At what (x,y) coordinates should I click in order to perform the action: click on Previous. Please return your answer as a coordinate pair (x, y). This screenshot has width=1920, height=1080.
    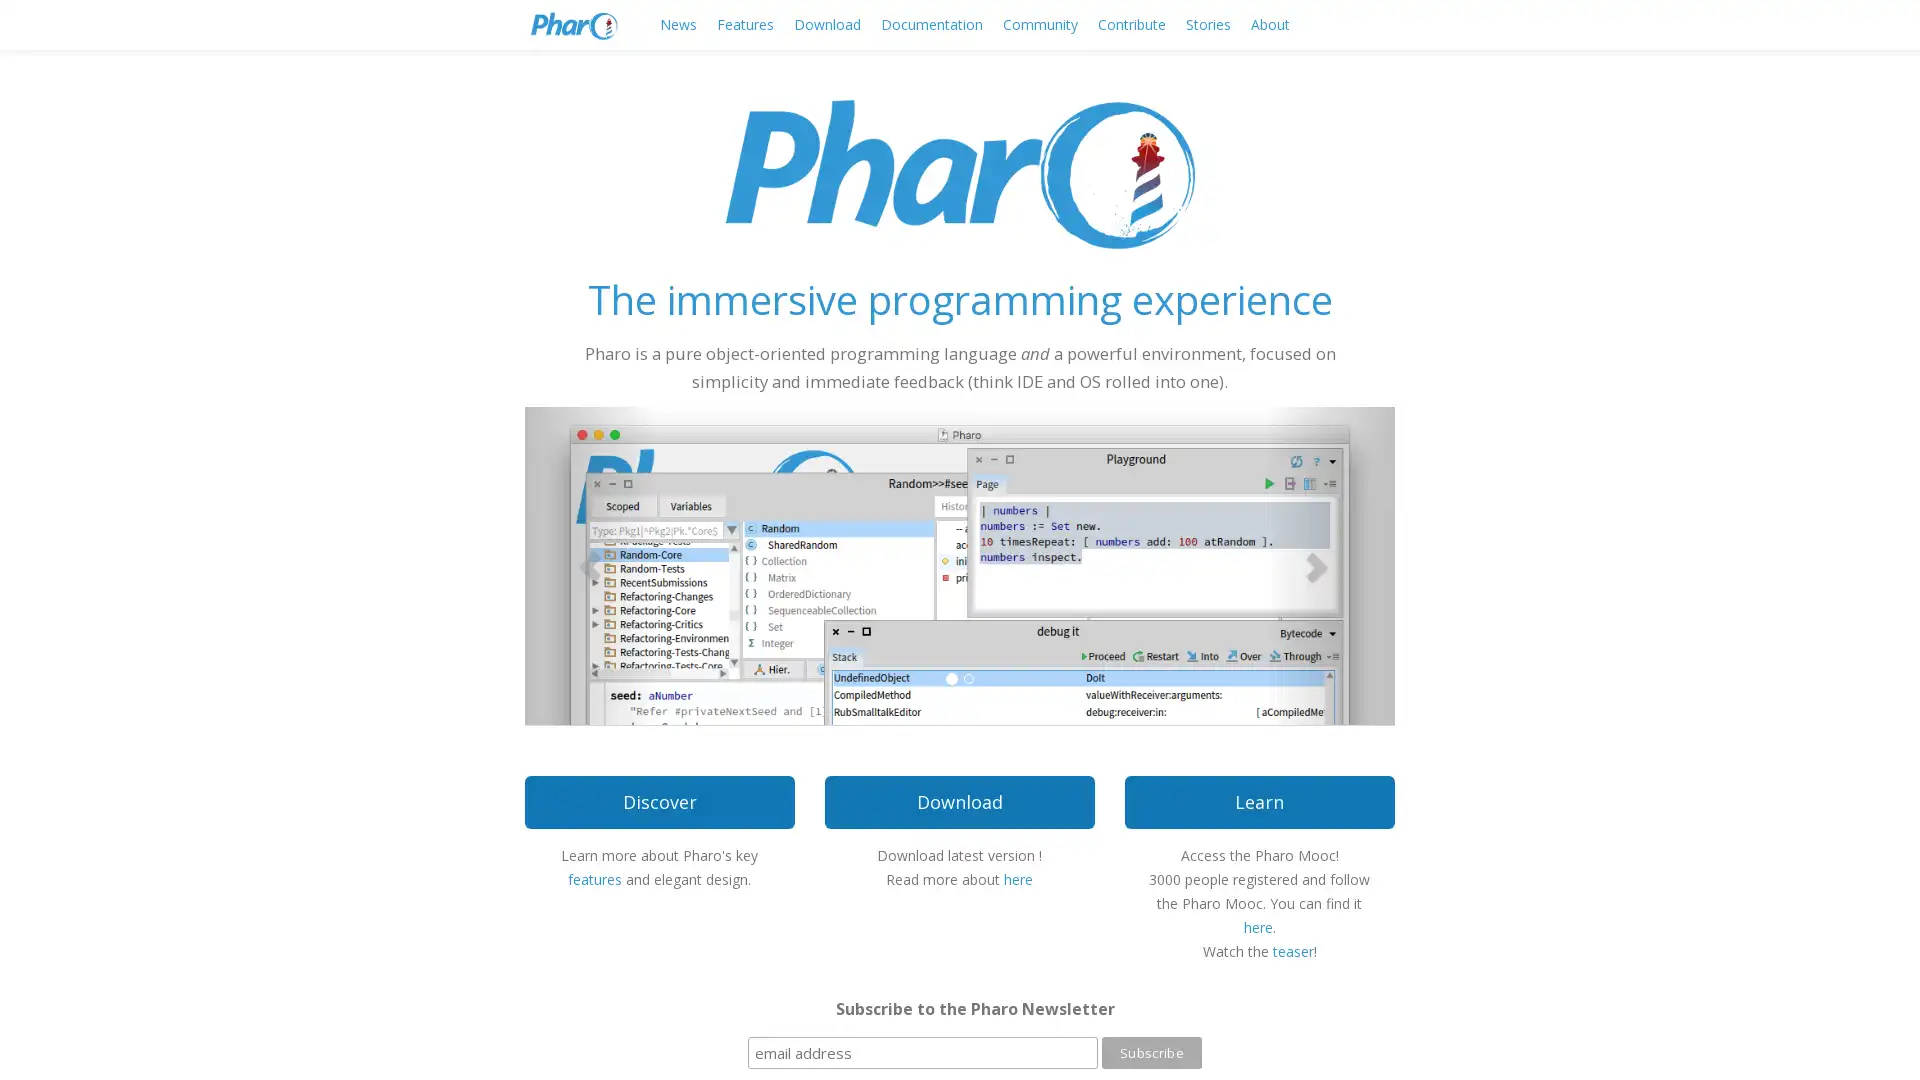
    Looking at the image, I should click on (589, 564).